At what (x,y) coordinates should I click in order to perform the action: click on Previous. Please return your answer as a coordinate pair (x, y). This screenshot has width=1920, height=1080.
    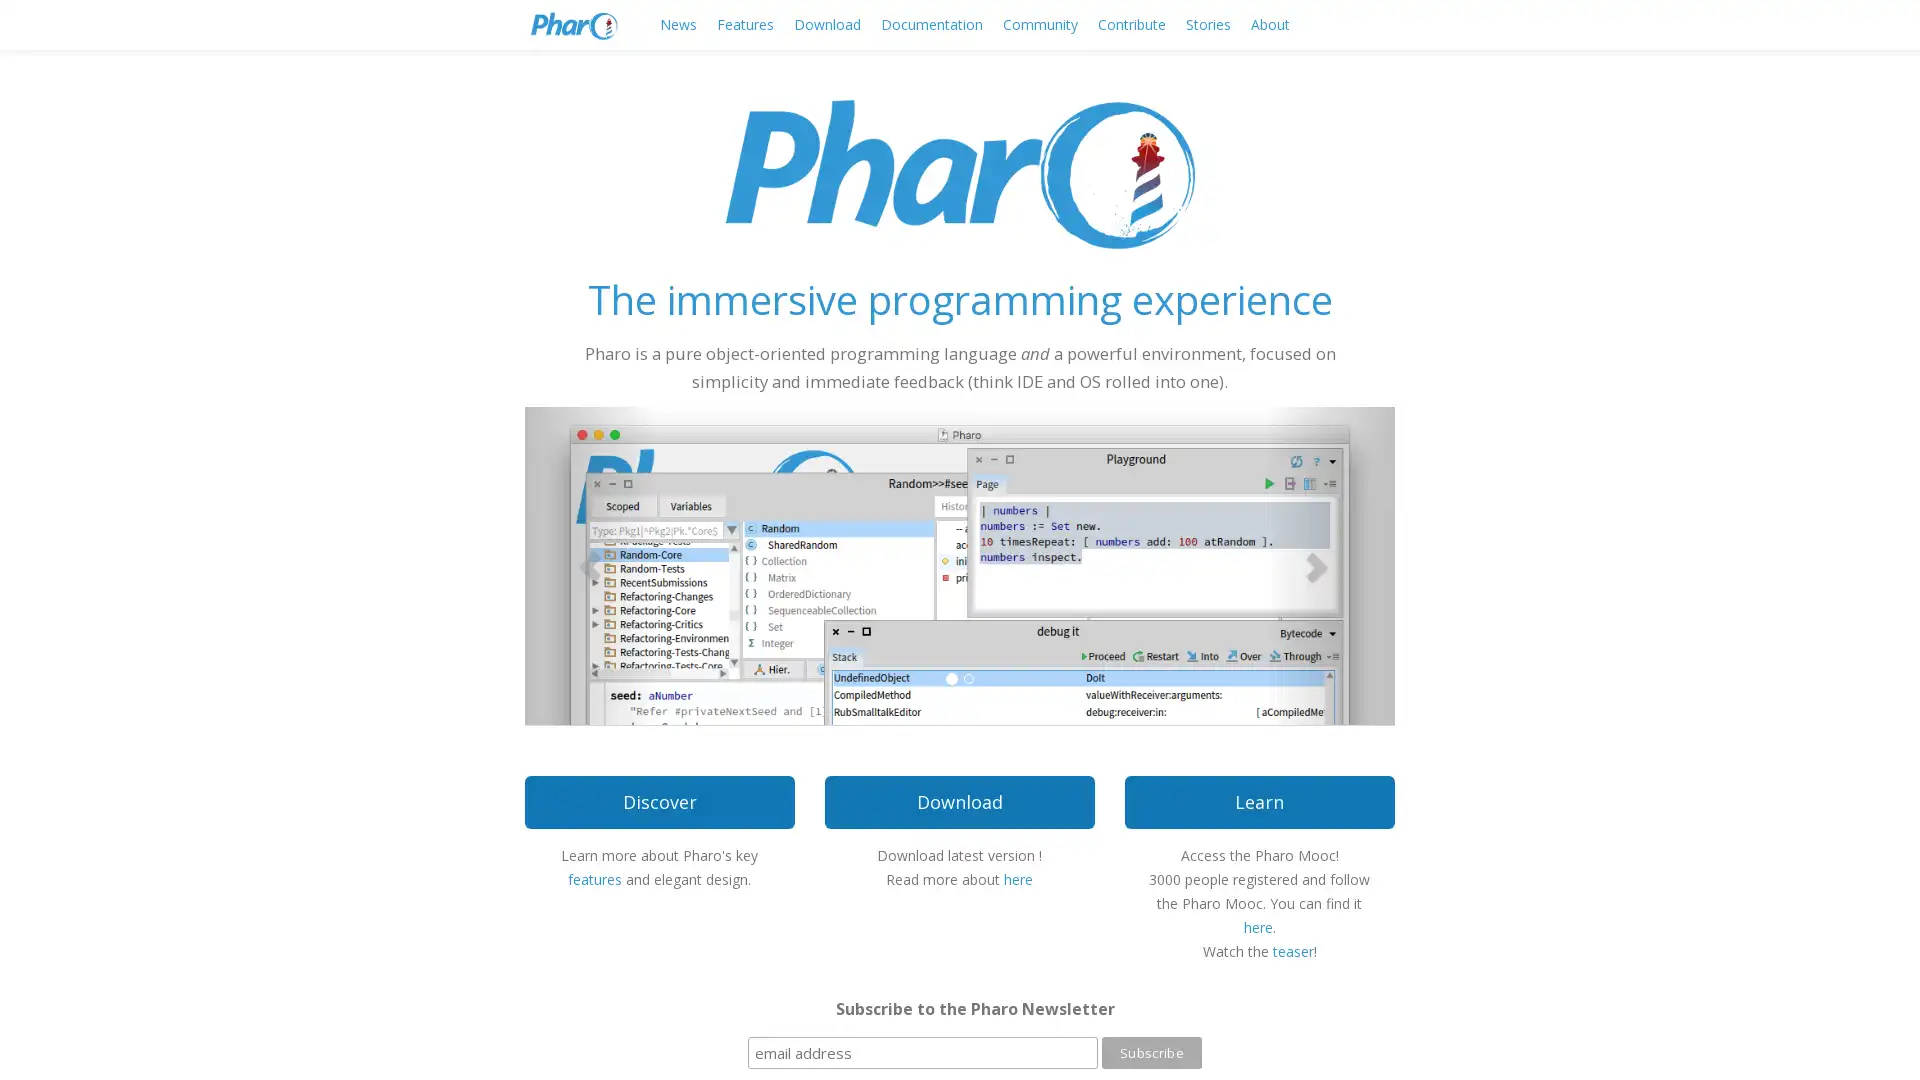
    Looking at the image, I should click on (589, 564).